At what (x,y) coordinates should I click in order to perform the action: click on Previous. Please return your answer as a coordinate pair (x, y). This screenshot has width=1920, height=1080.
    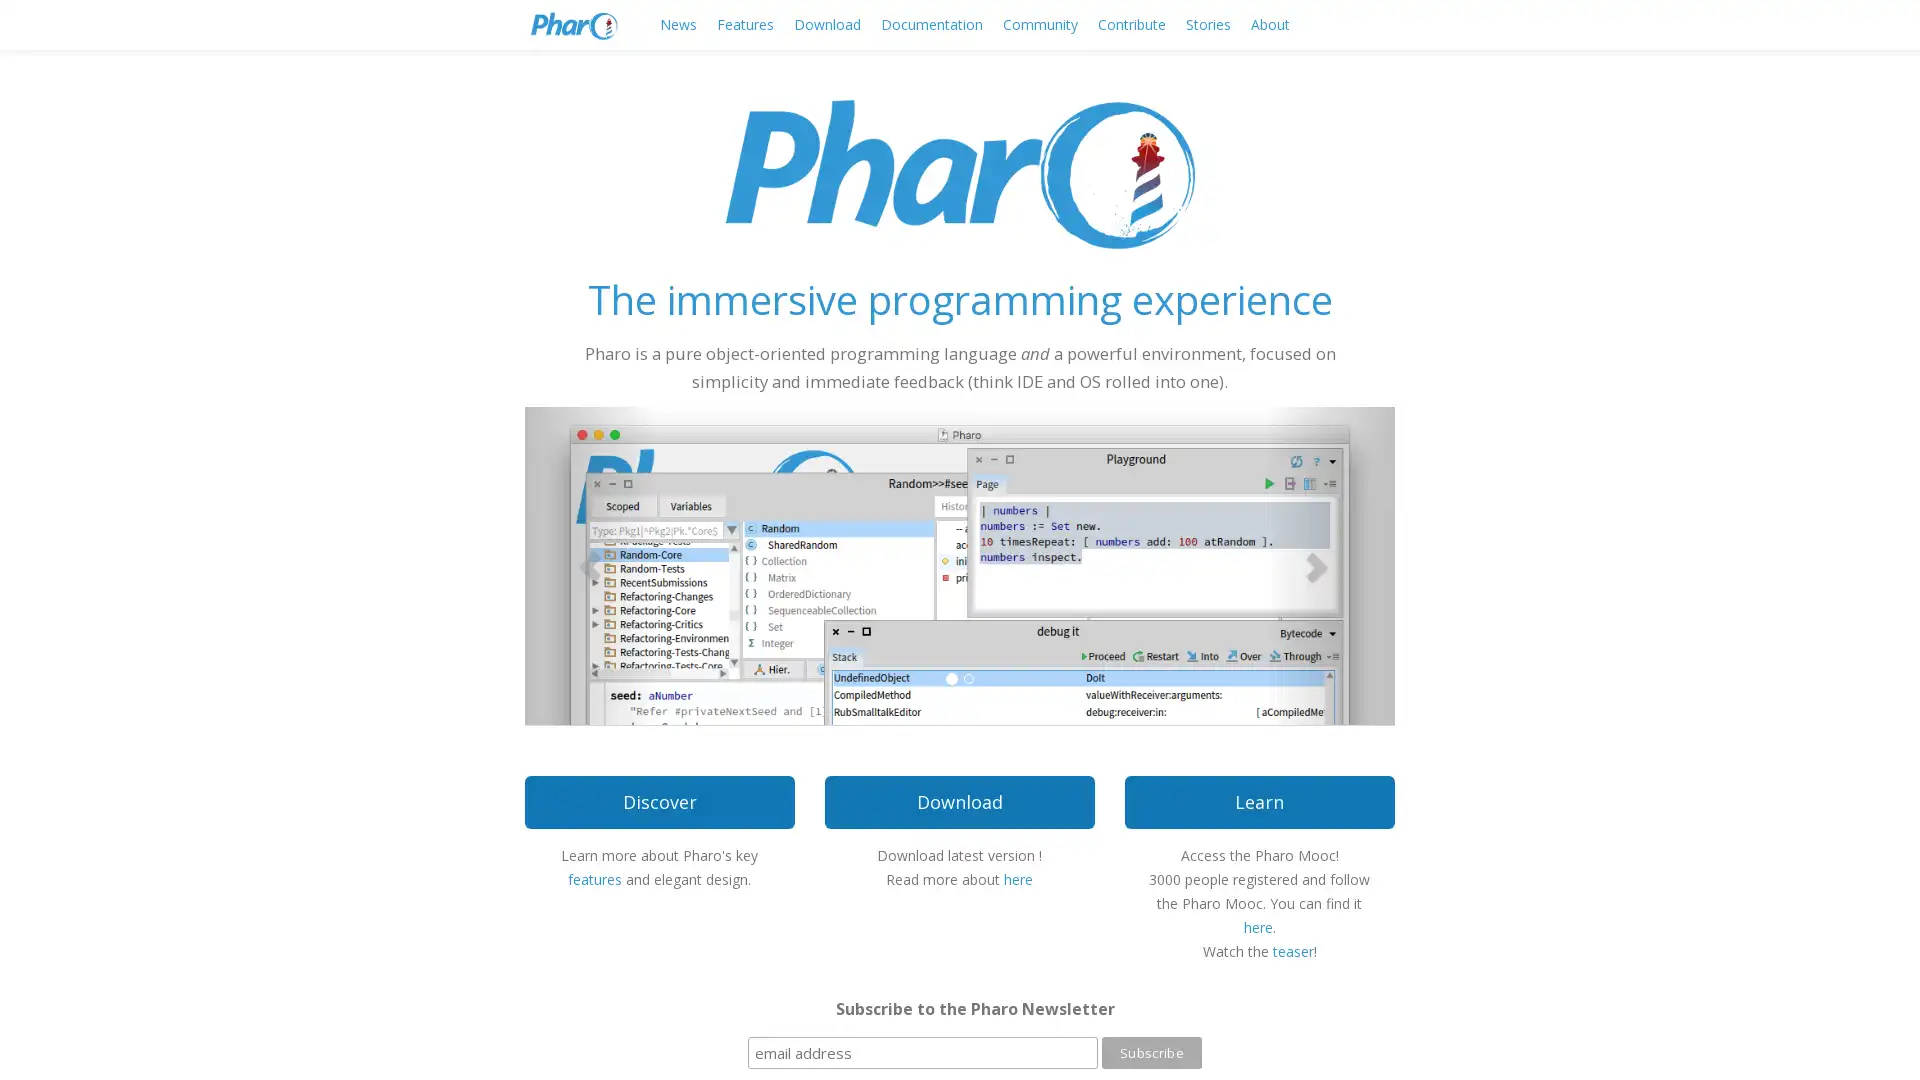
    Looking at the image, I should click on (589, 564).